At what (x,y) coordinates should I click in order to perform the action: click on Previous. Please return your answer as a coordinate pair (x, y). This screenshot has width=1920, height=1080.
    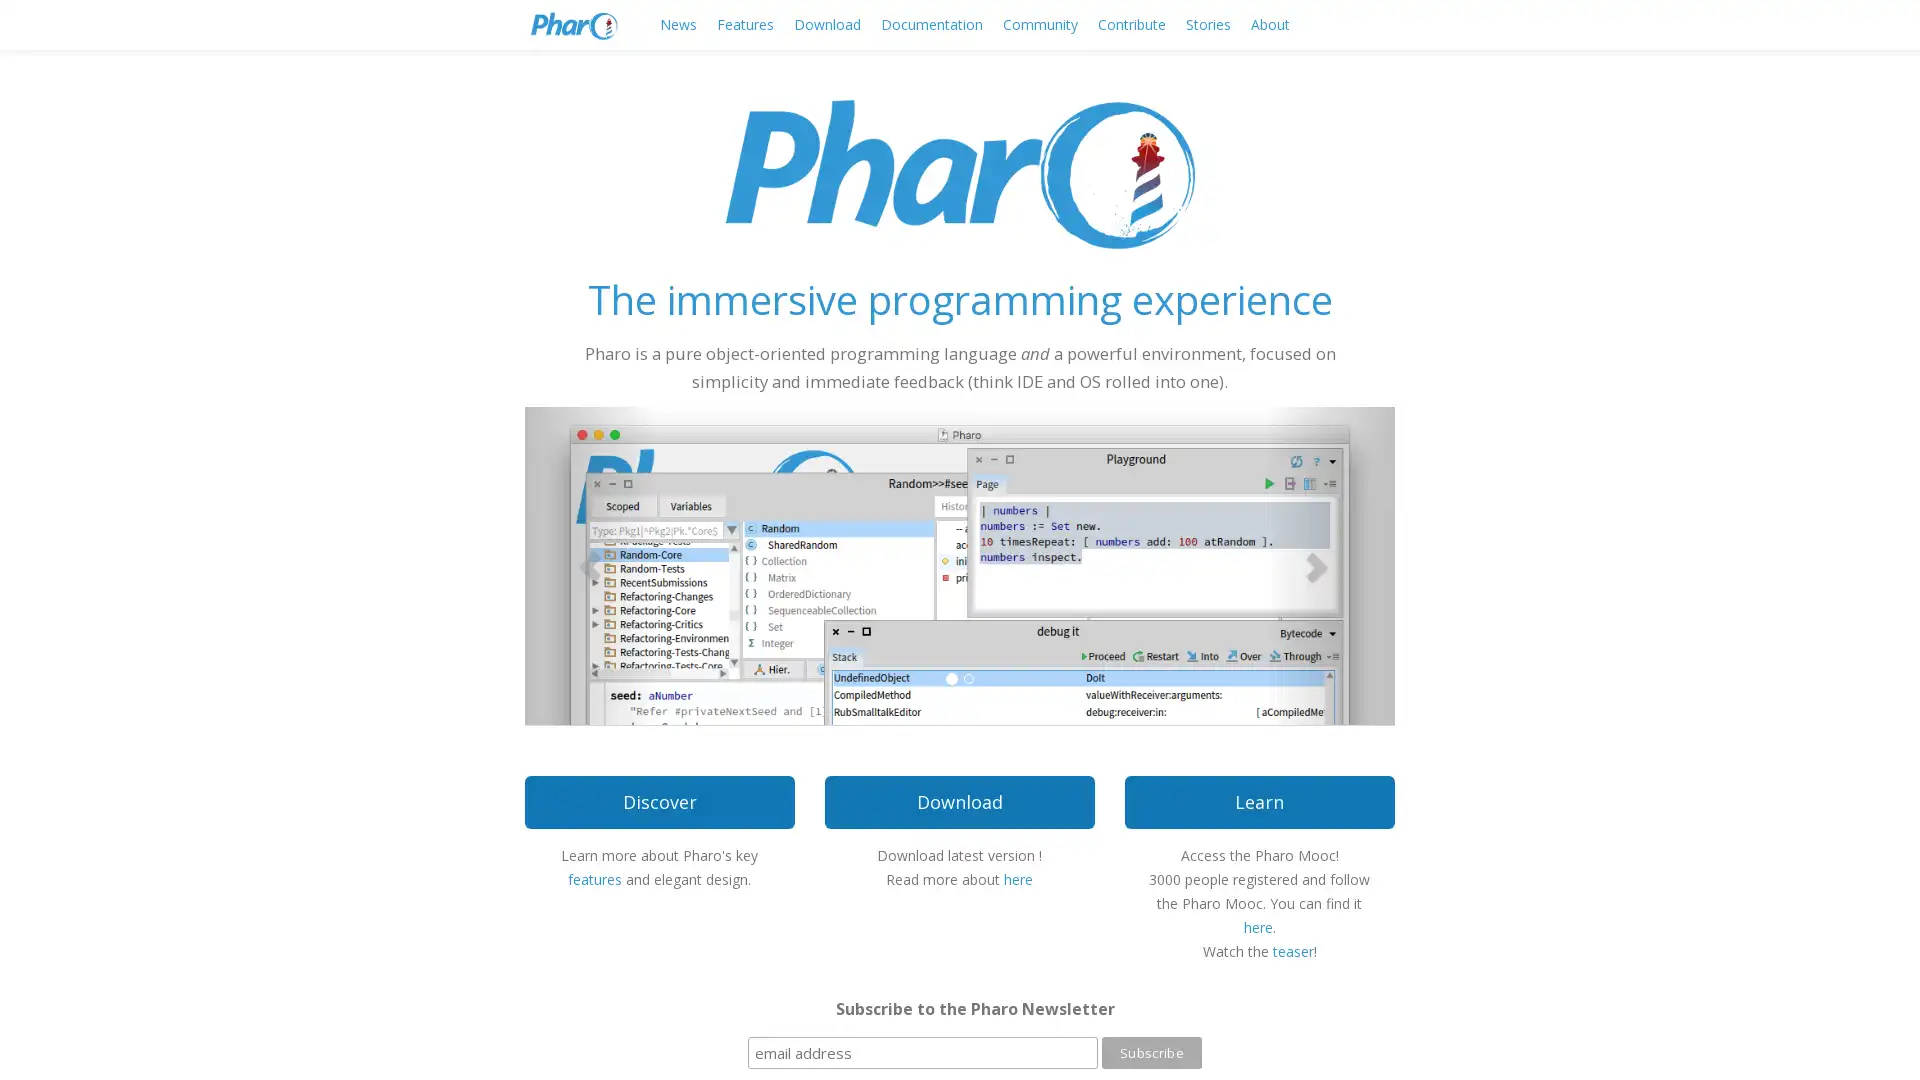
    Looking at the image, I should click on (589, 564).